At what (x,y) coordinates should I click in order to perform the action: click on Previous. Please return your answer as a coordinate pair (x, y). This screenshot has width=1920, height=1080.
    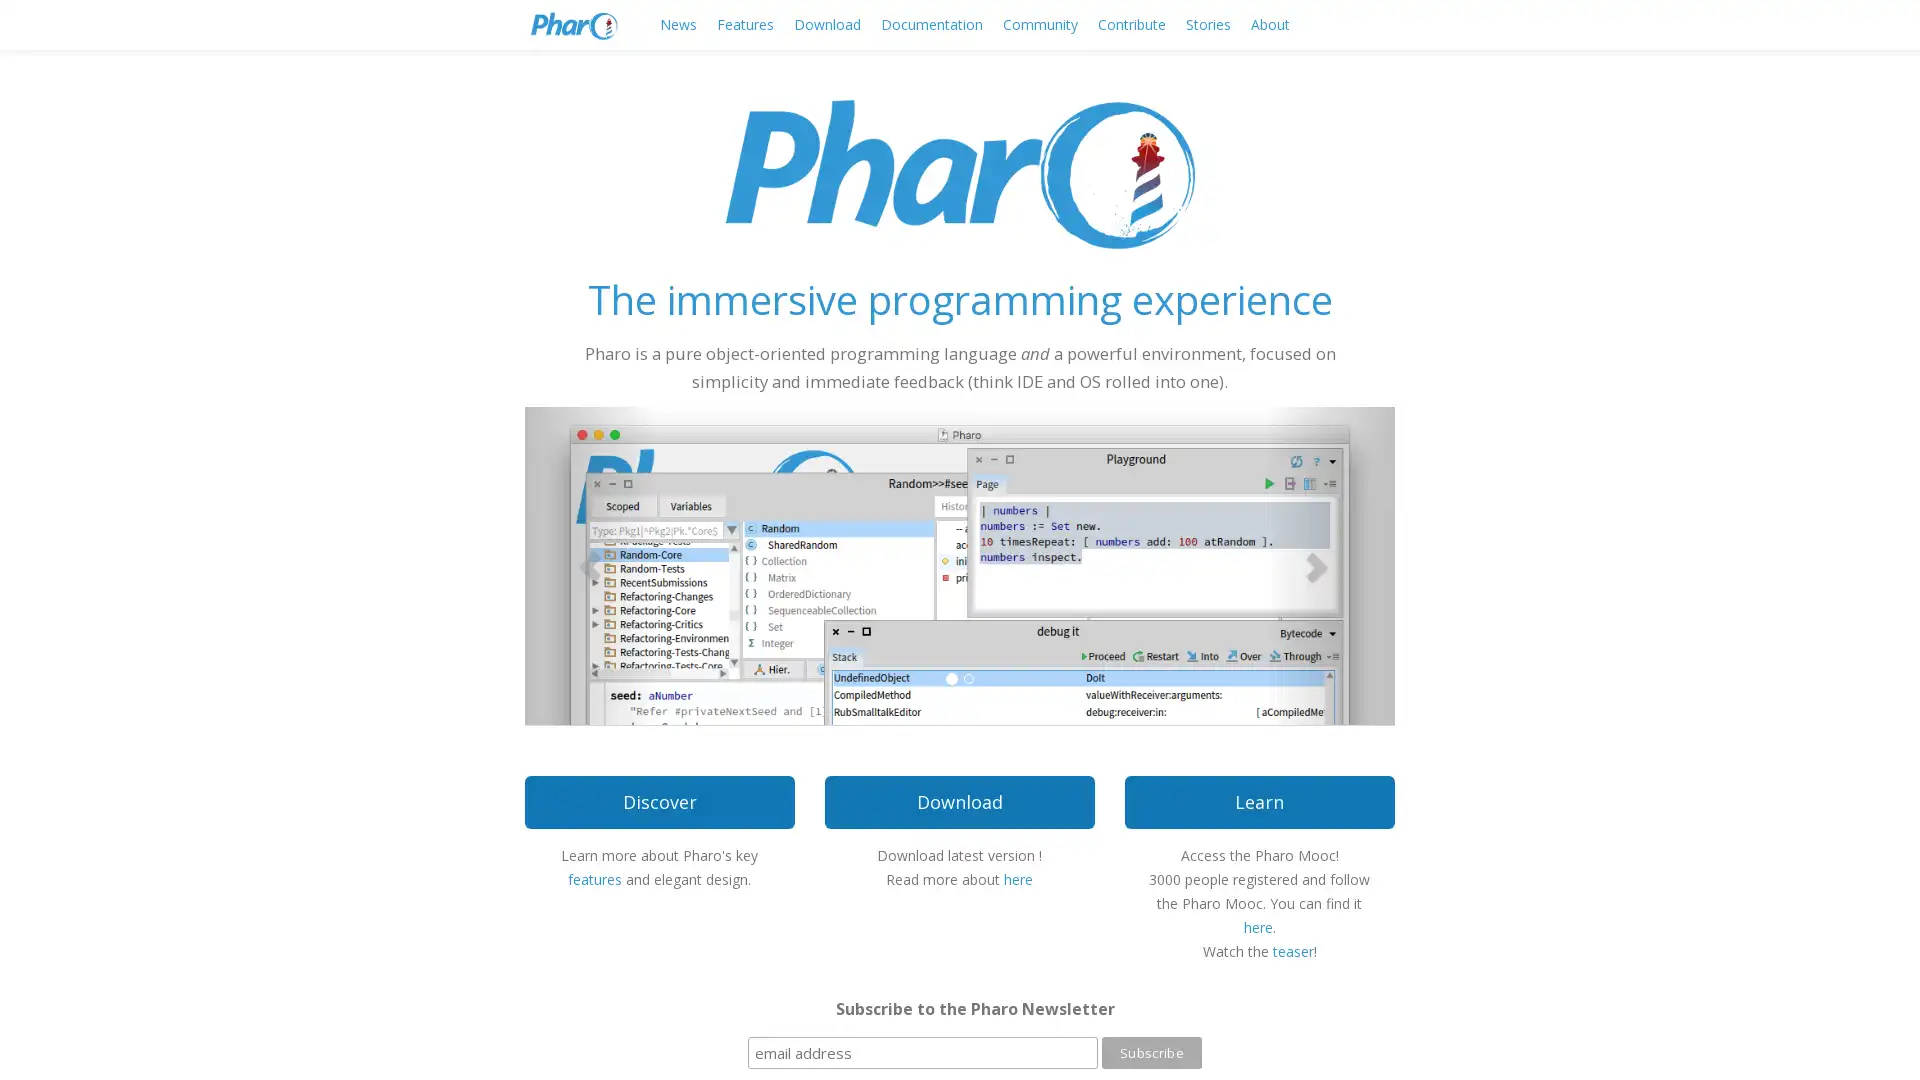
    Looking at the image, I should click on (589, 564).